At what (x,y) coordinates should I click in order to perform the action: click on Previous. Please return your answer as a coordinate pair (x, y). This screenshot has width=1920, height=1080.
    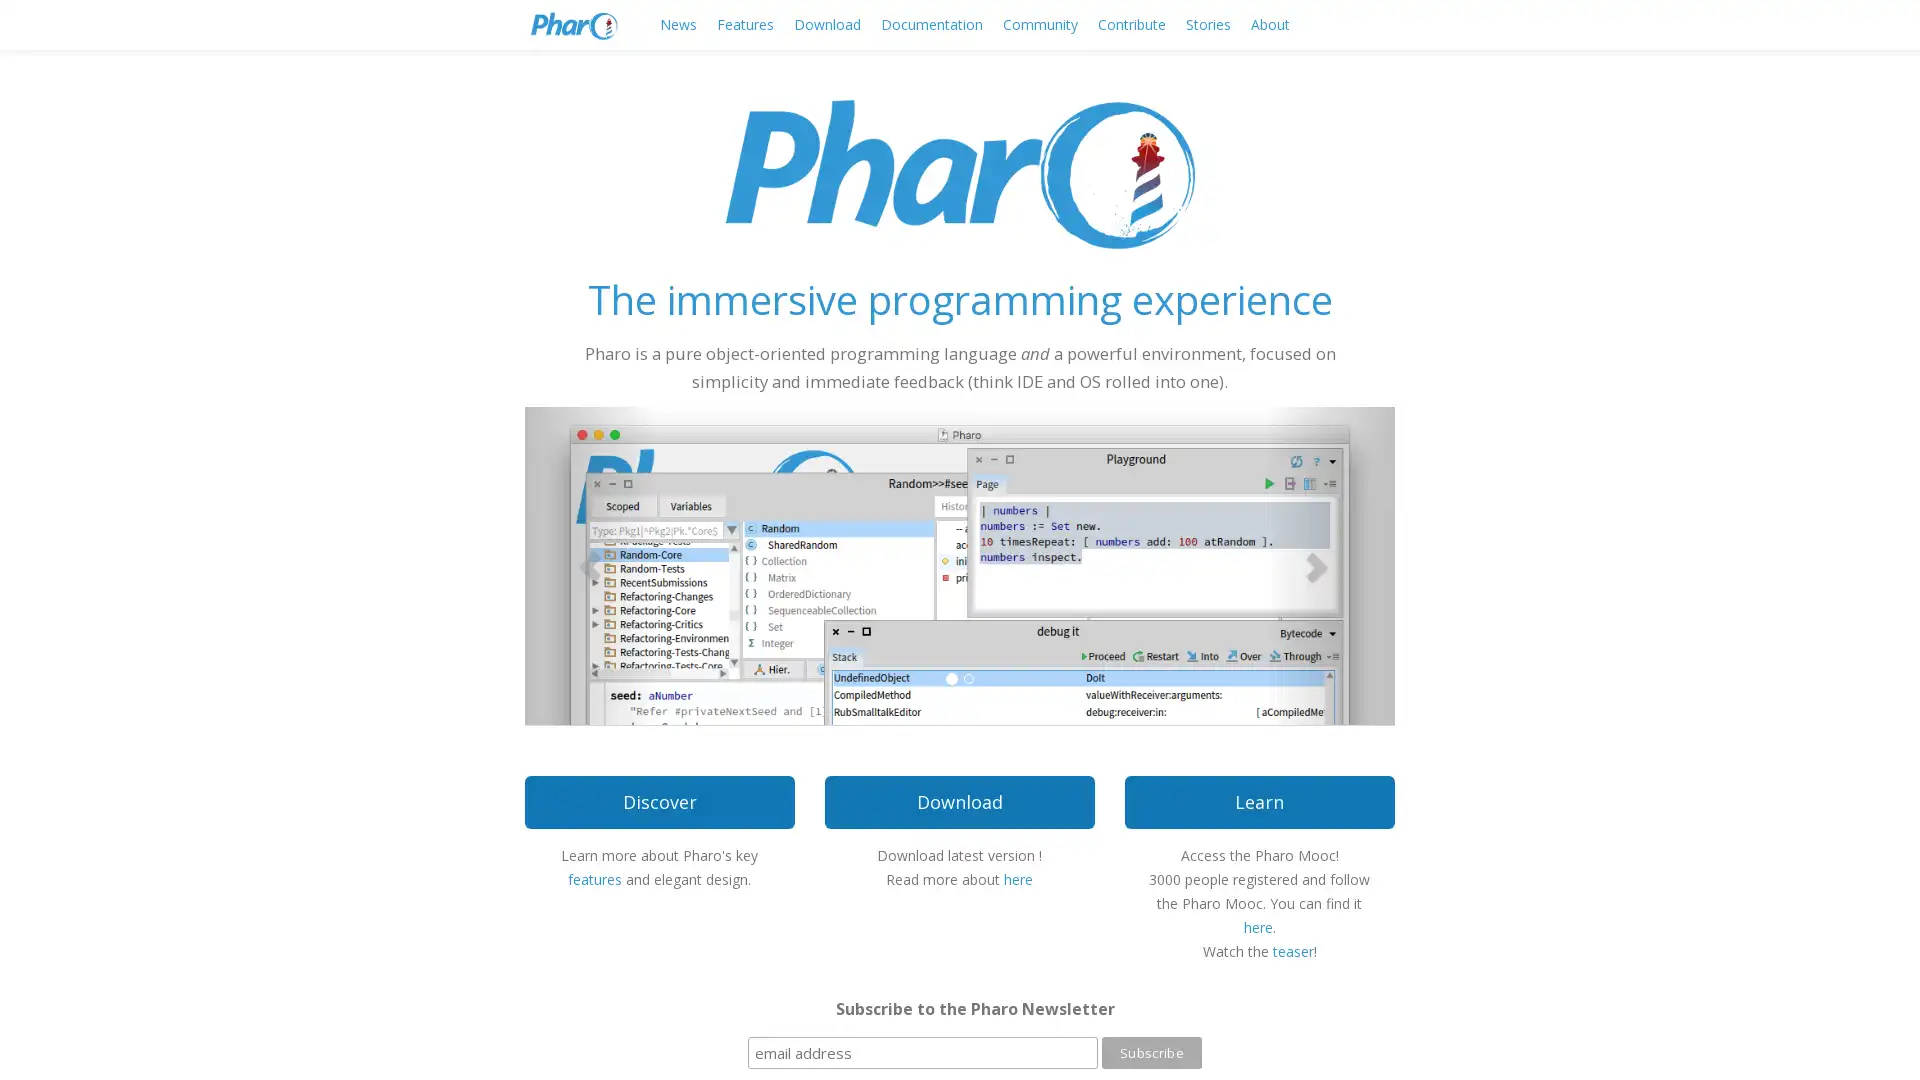
    Looking at the image, I should click on (589, 564).